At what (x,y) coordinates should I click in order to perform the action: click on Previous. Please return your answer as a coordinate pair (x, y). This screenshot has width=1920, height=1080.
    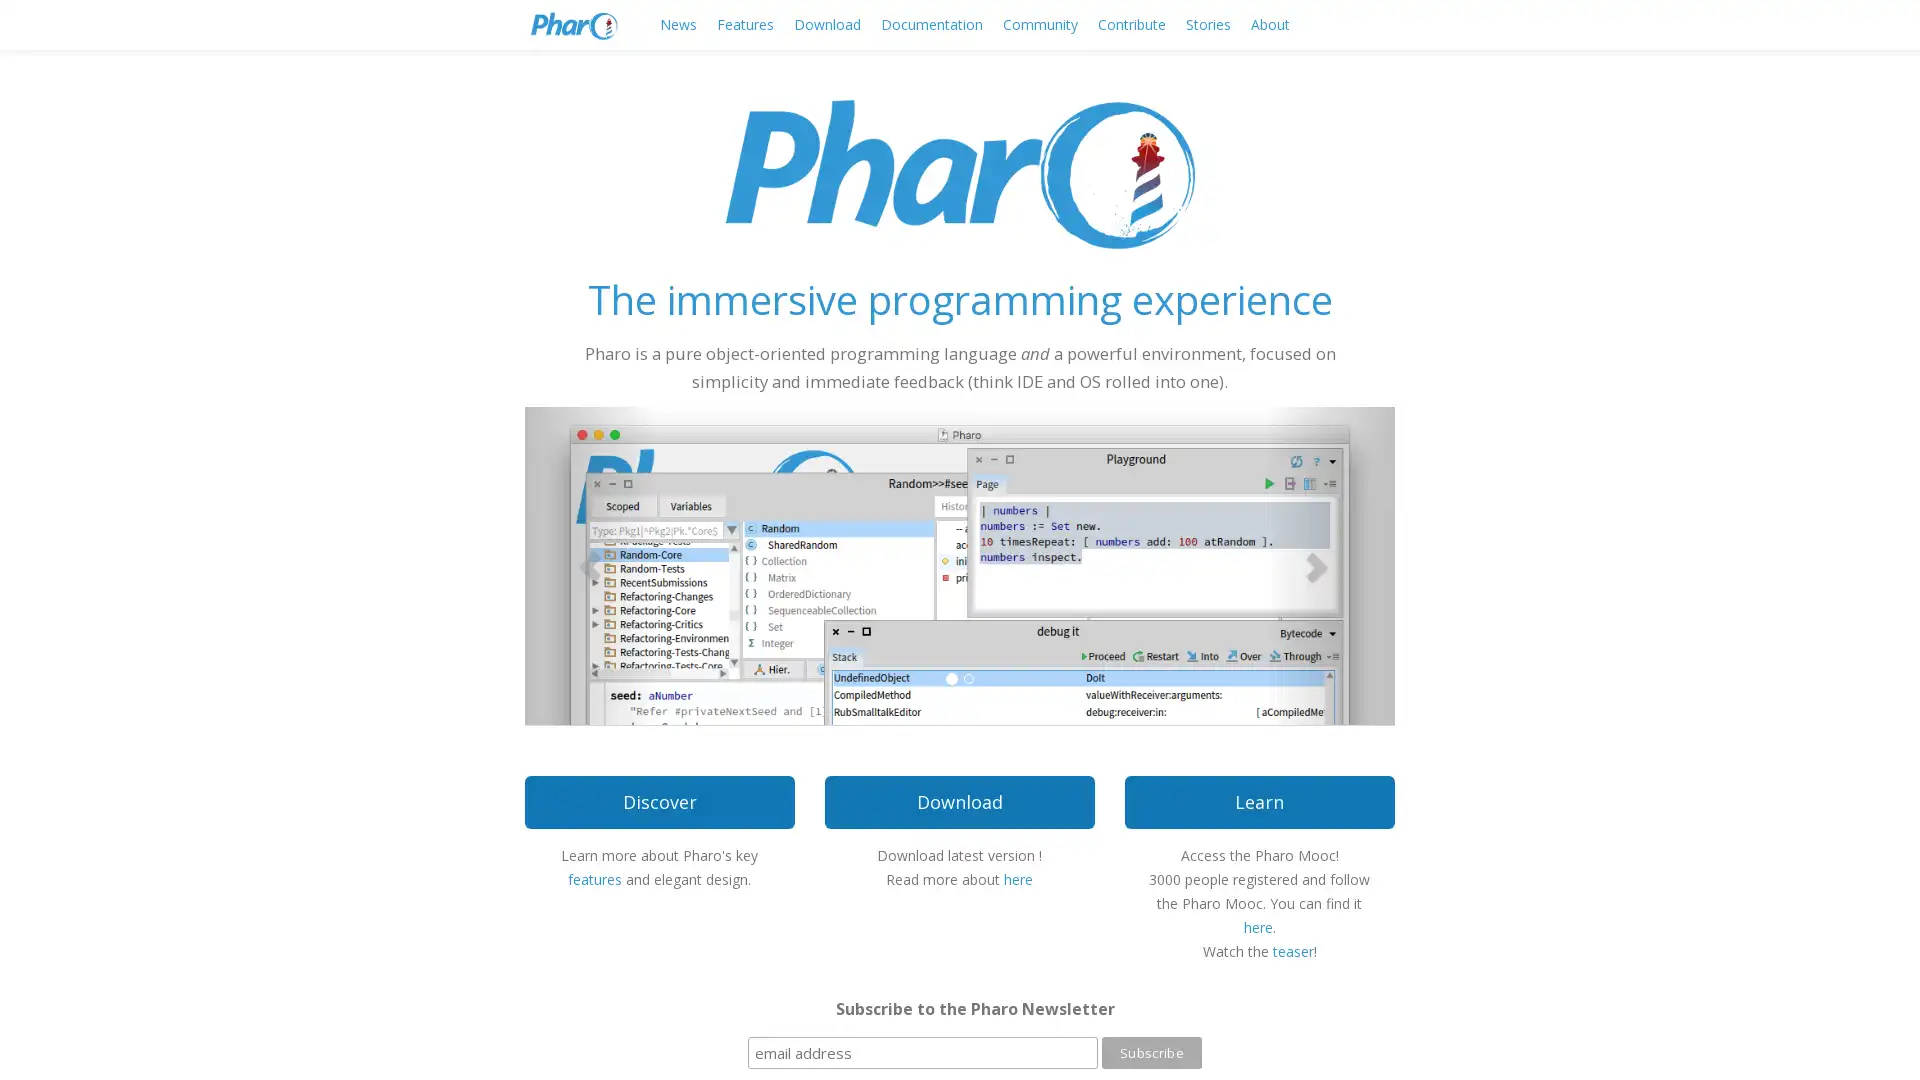
    Looking at the image, I should click on (589, 564).